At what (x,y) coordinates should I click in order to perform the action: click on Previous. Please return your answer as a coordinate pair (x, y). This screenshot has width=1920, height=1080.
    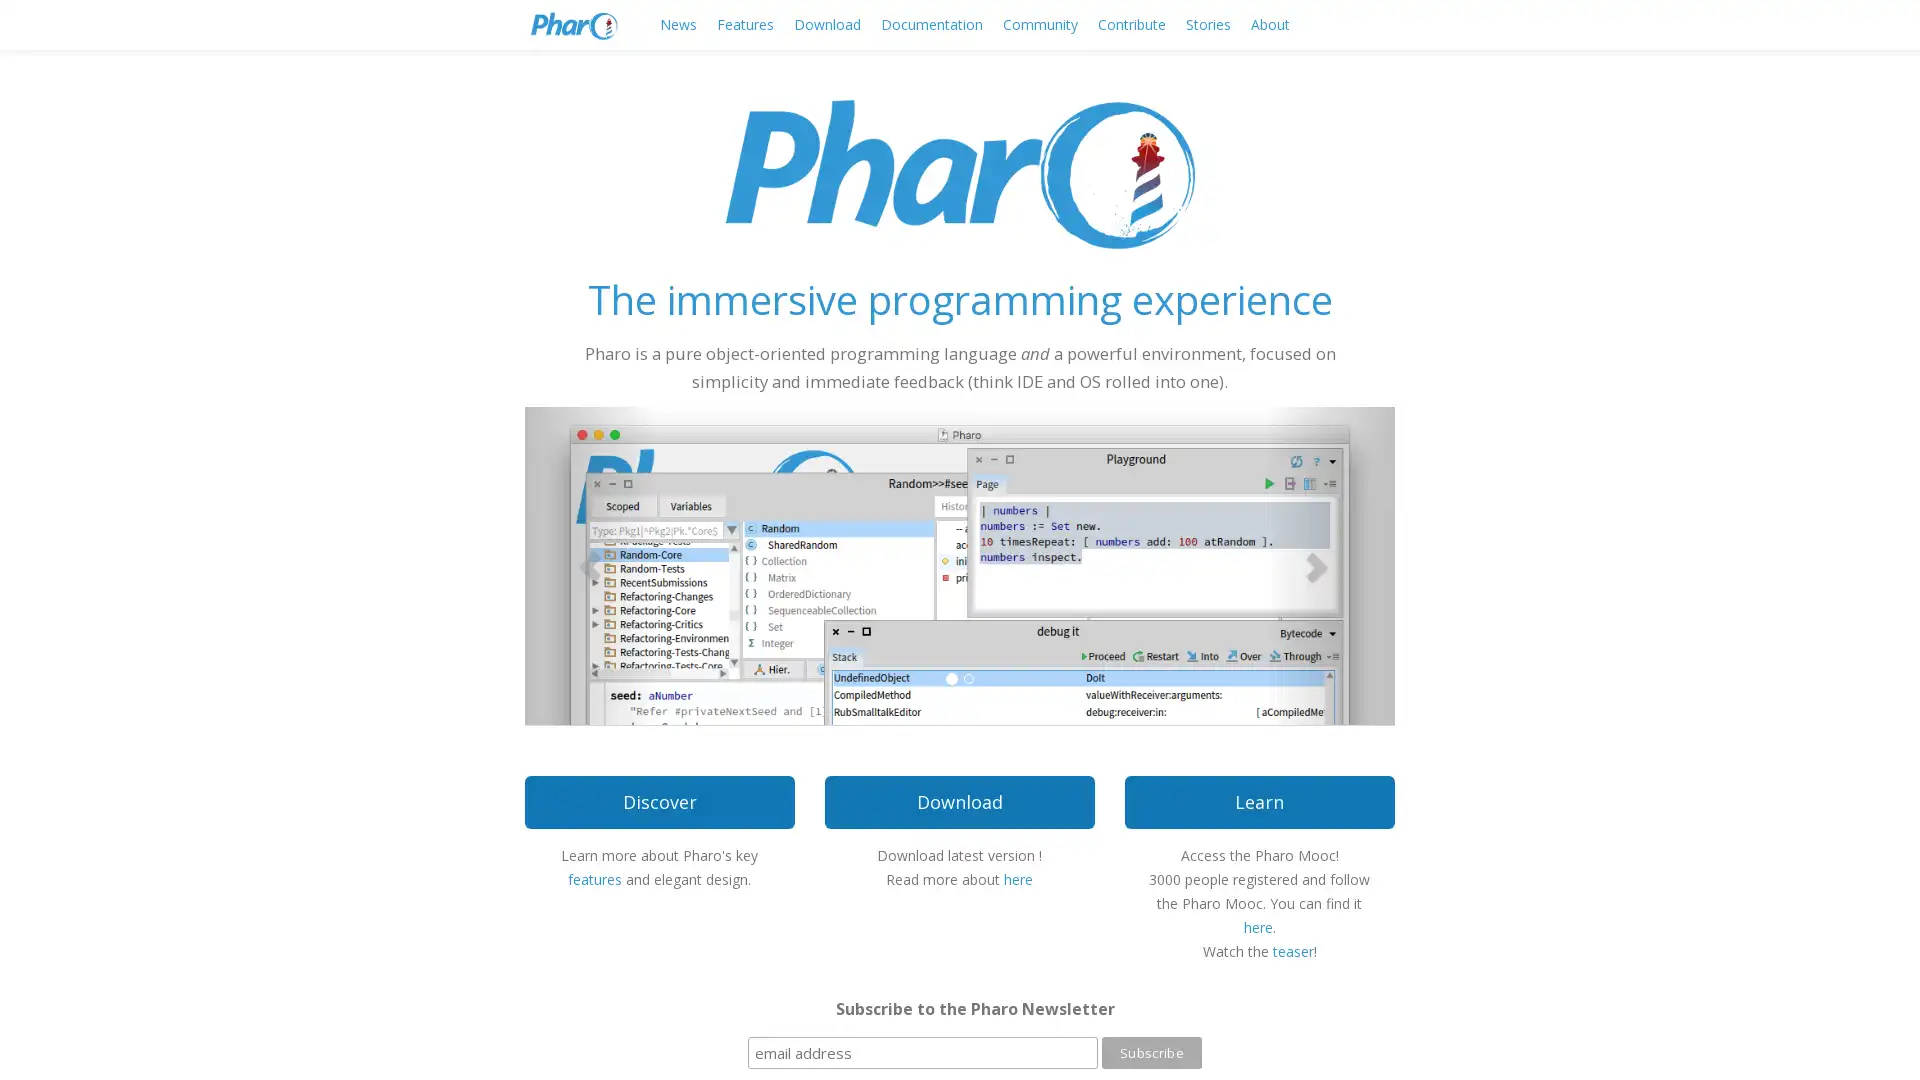
    Looking at the image, I should click on (589, 564).